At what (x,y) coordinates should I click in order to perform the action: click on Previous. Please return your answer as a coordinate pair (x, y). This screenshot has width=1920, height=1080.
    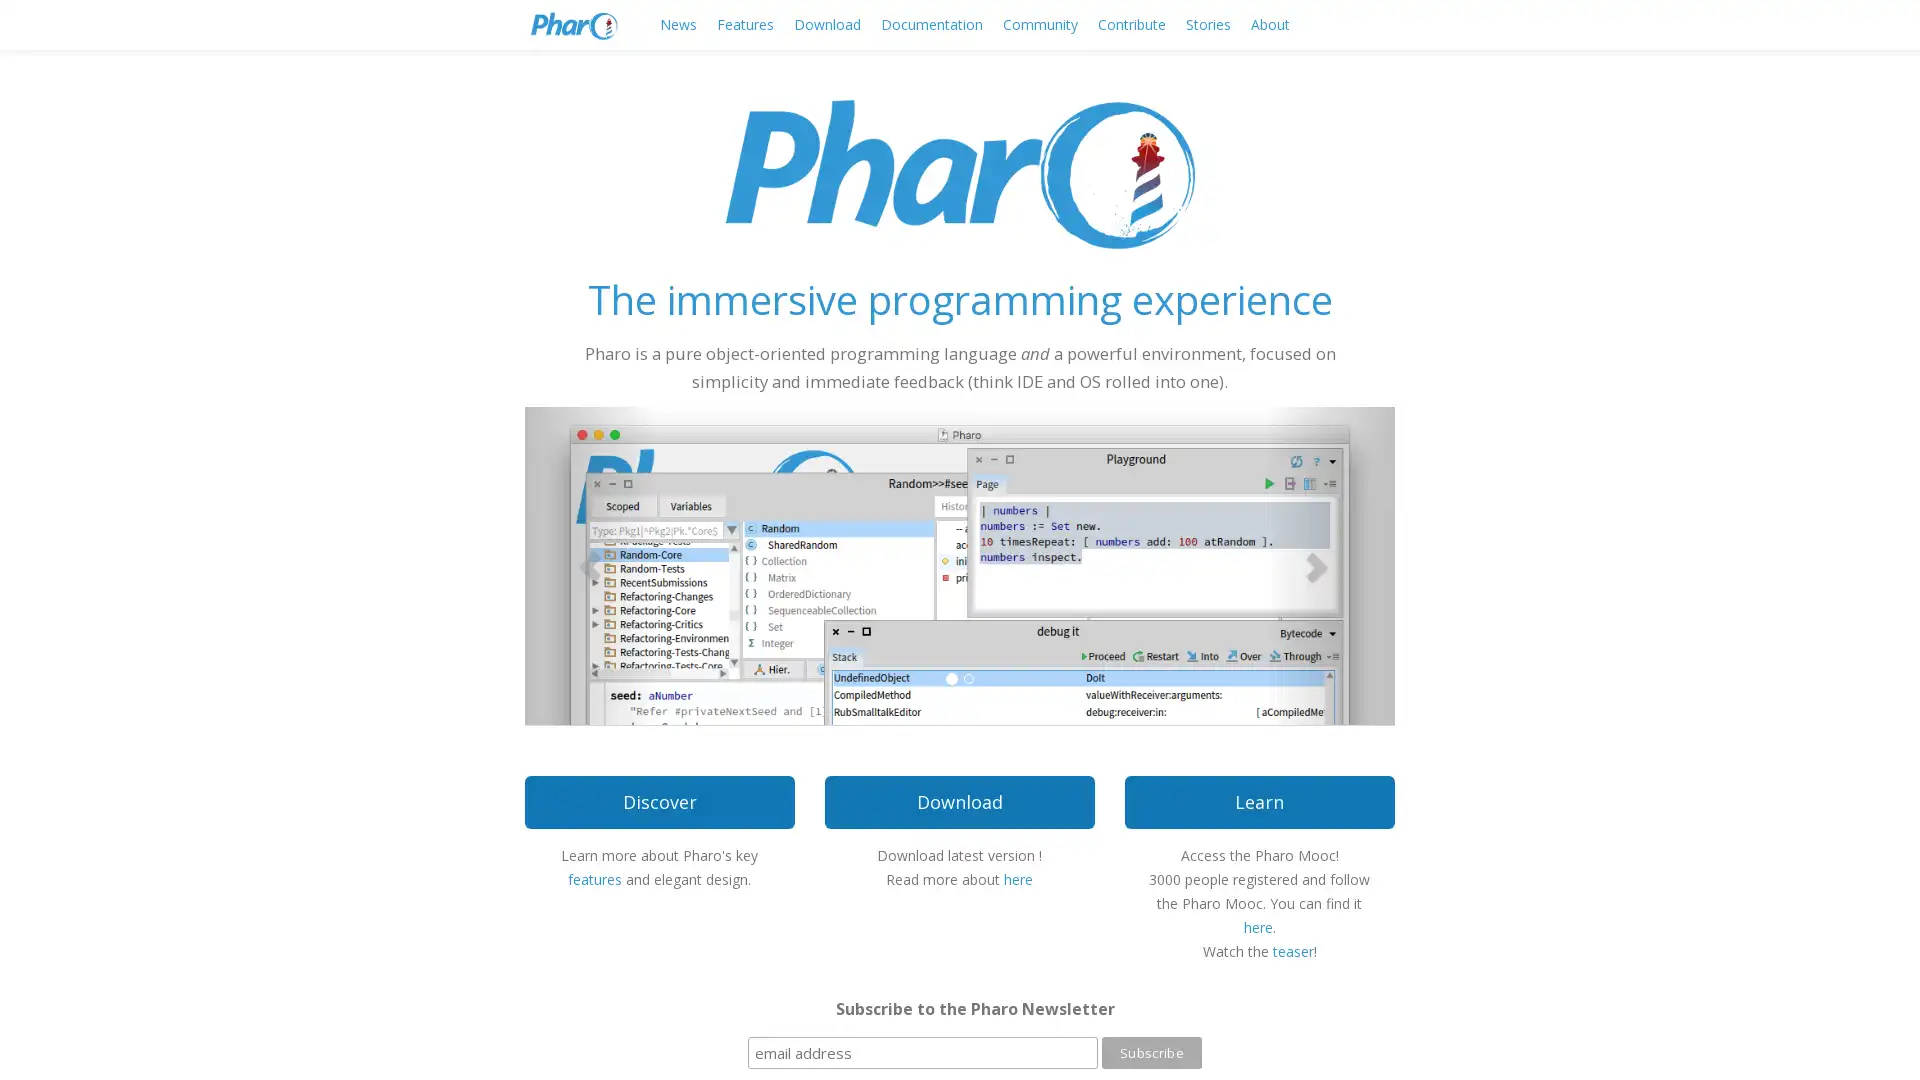
    Looking at the image, I should click on (589, 564).